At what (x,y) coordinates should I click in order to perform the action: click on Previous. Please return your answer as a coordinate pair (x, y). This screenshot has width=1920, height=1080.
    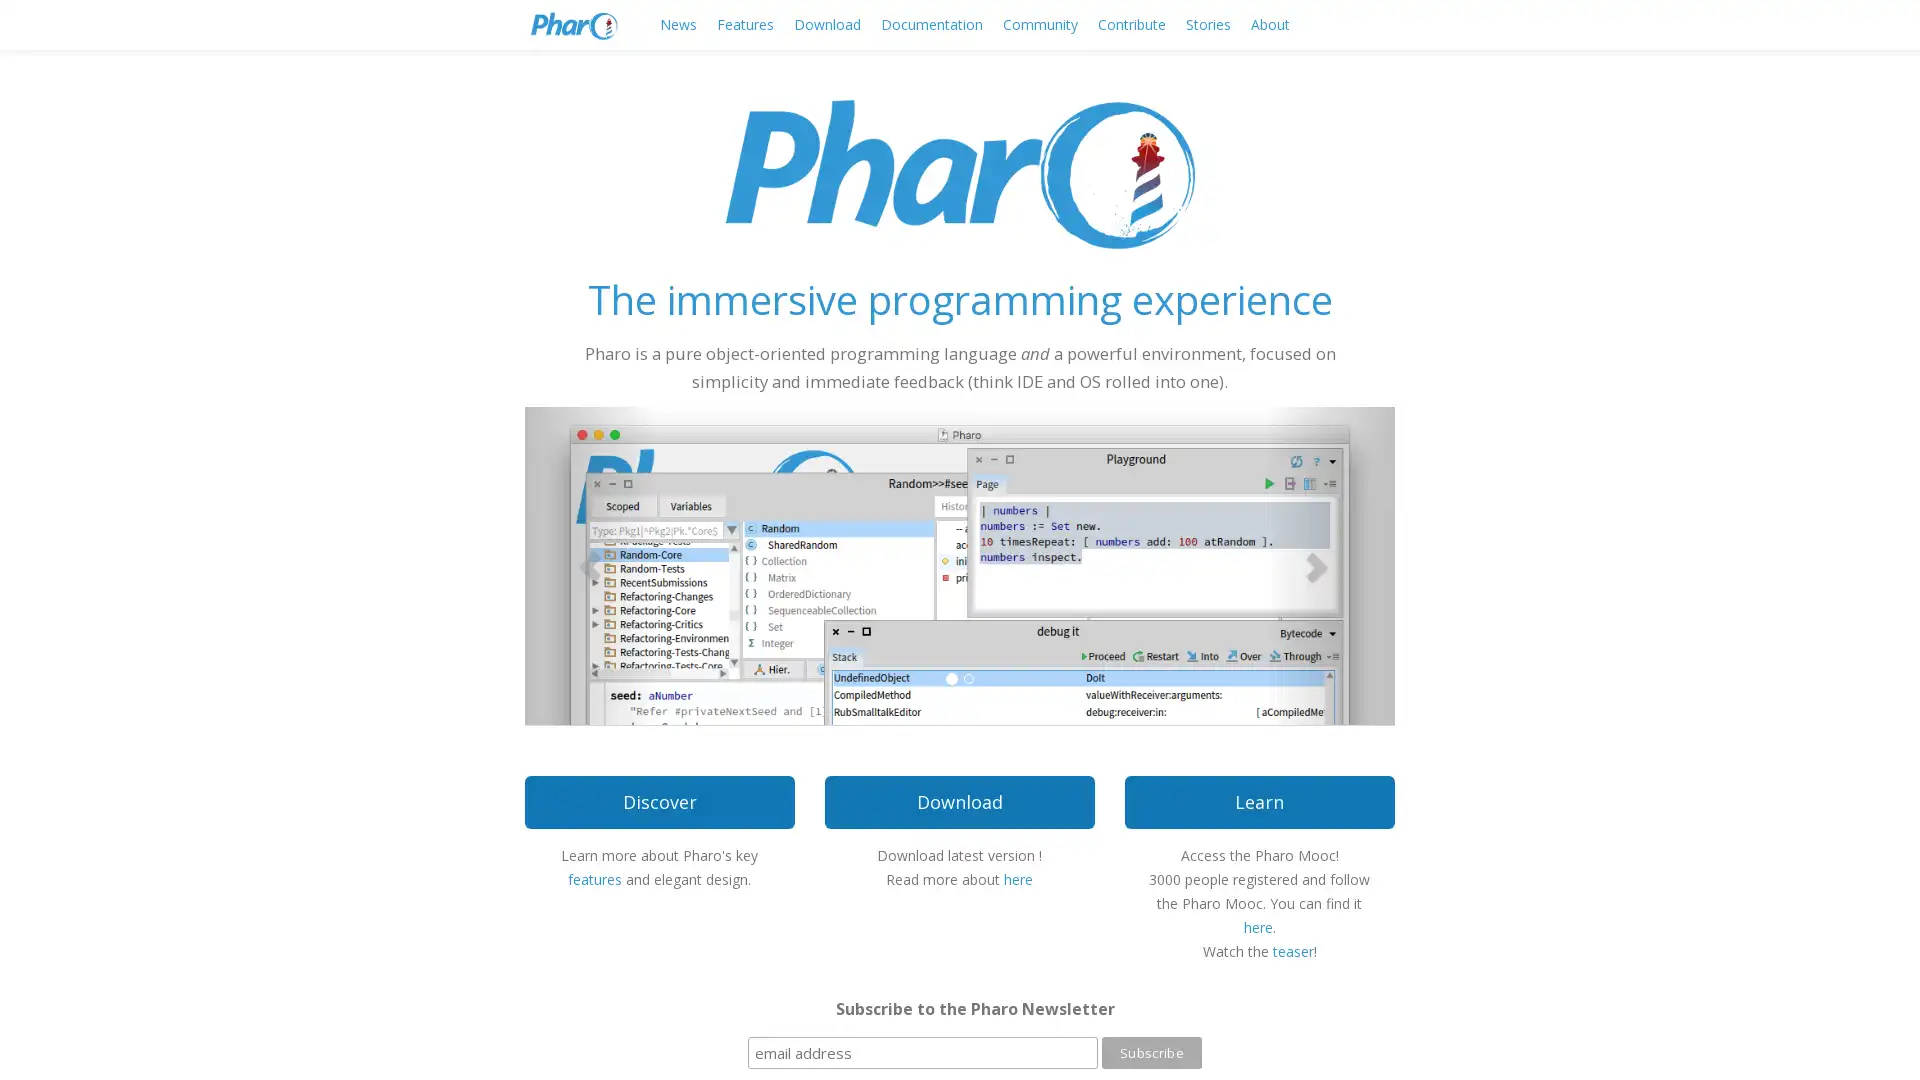
    Looking at the image, I should click on (589, 564).